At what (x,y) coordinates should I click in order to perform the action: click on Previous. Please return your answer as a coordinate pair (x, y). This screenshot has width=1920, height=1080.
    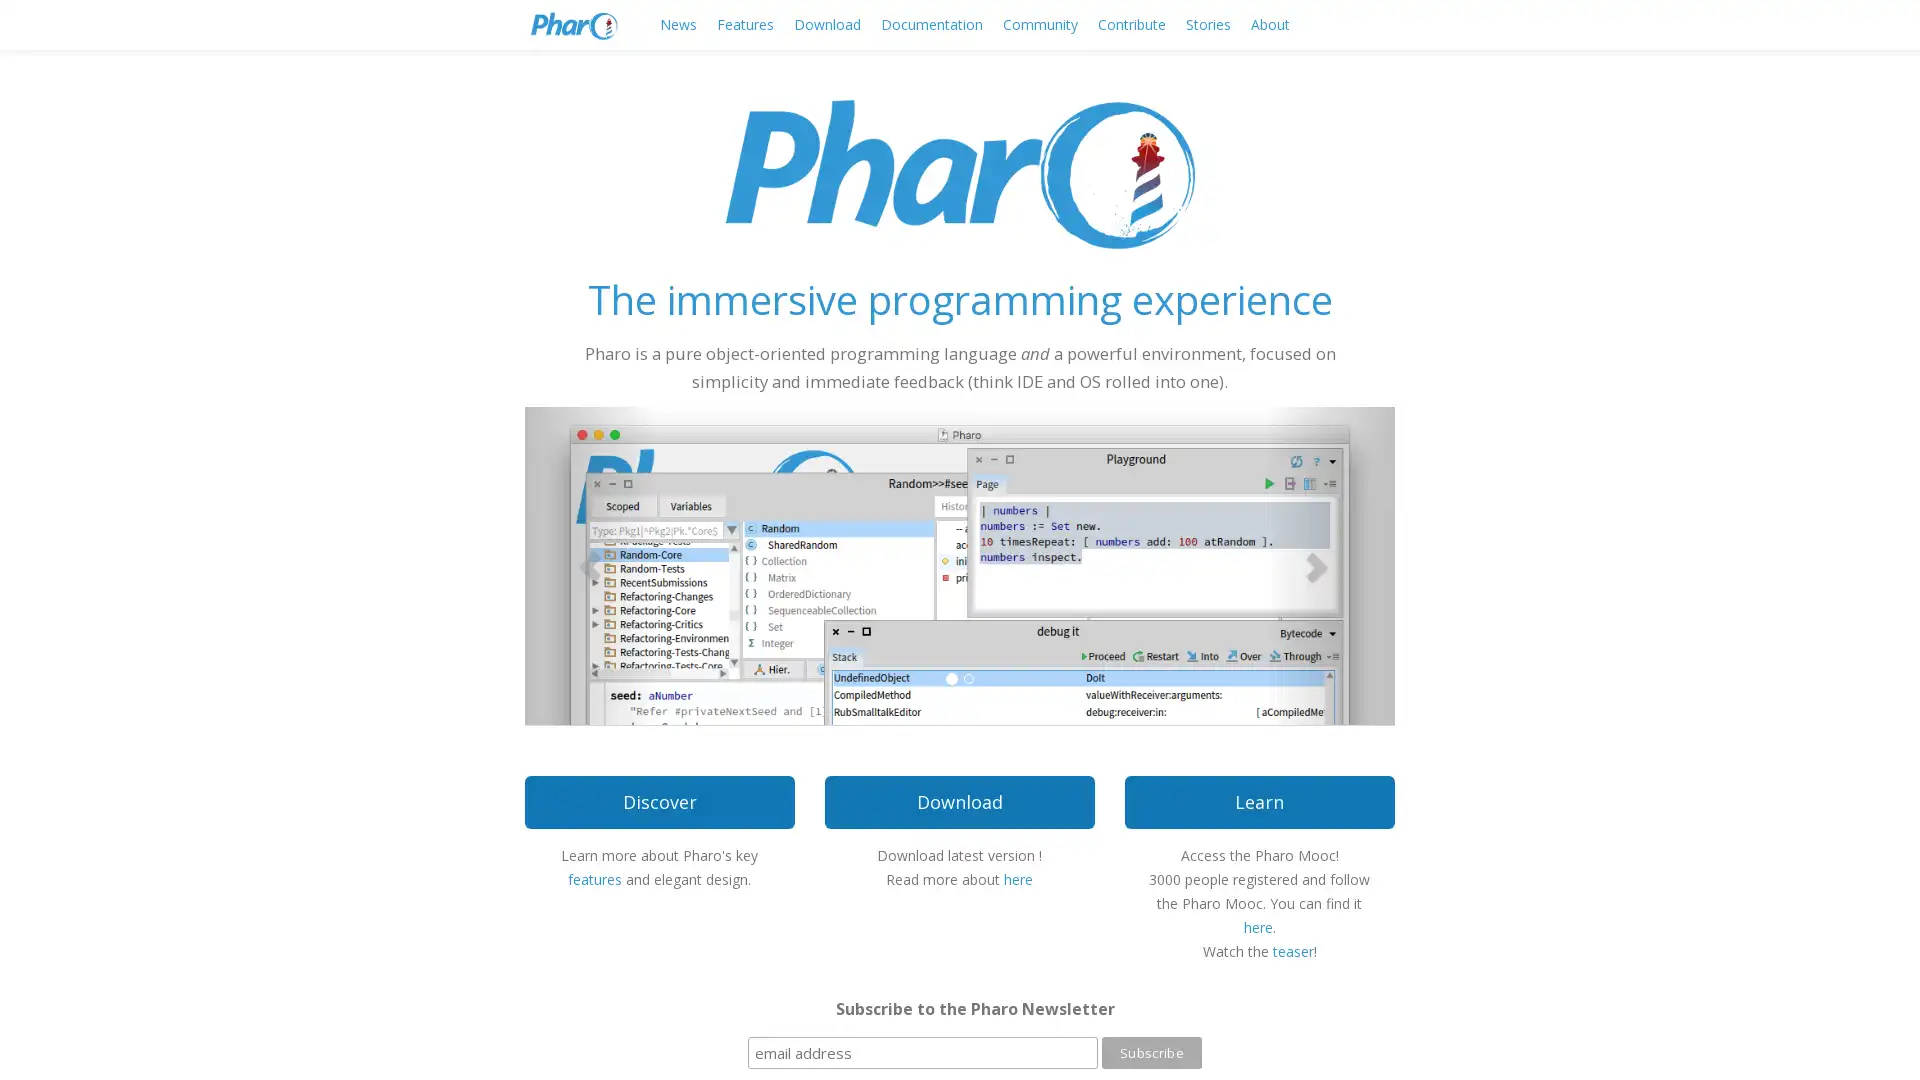
    Looking at the image, I should click on (589, 564).